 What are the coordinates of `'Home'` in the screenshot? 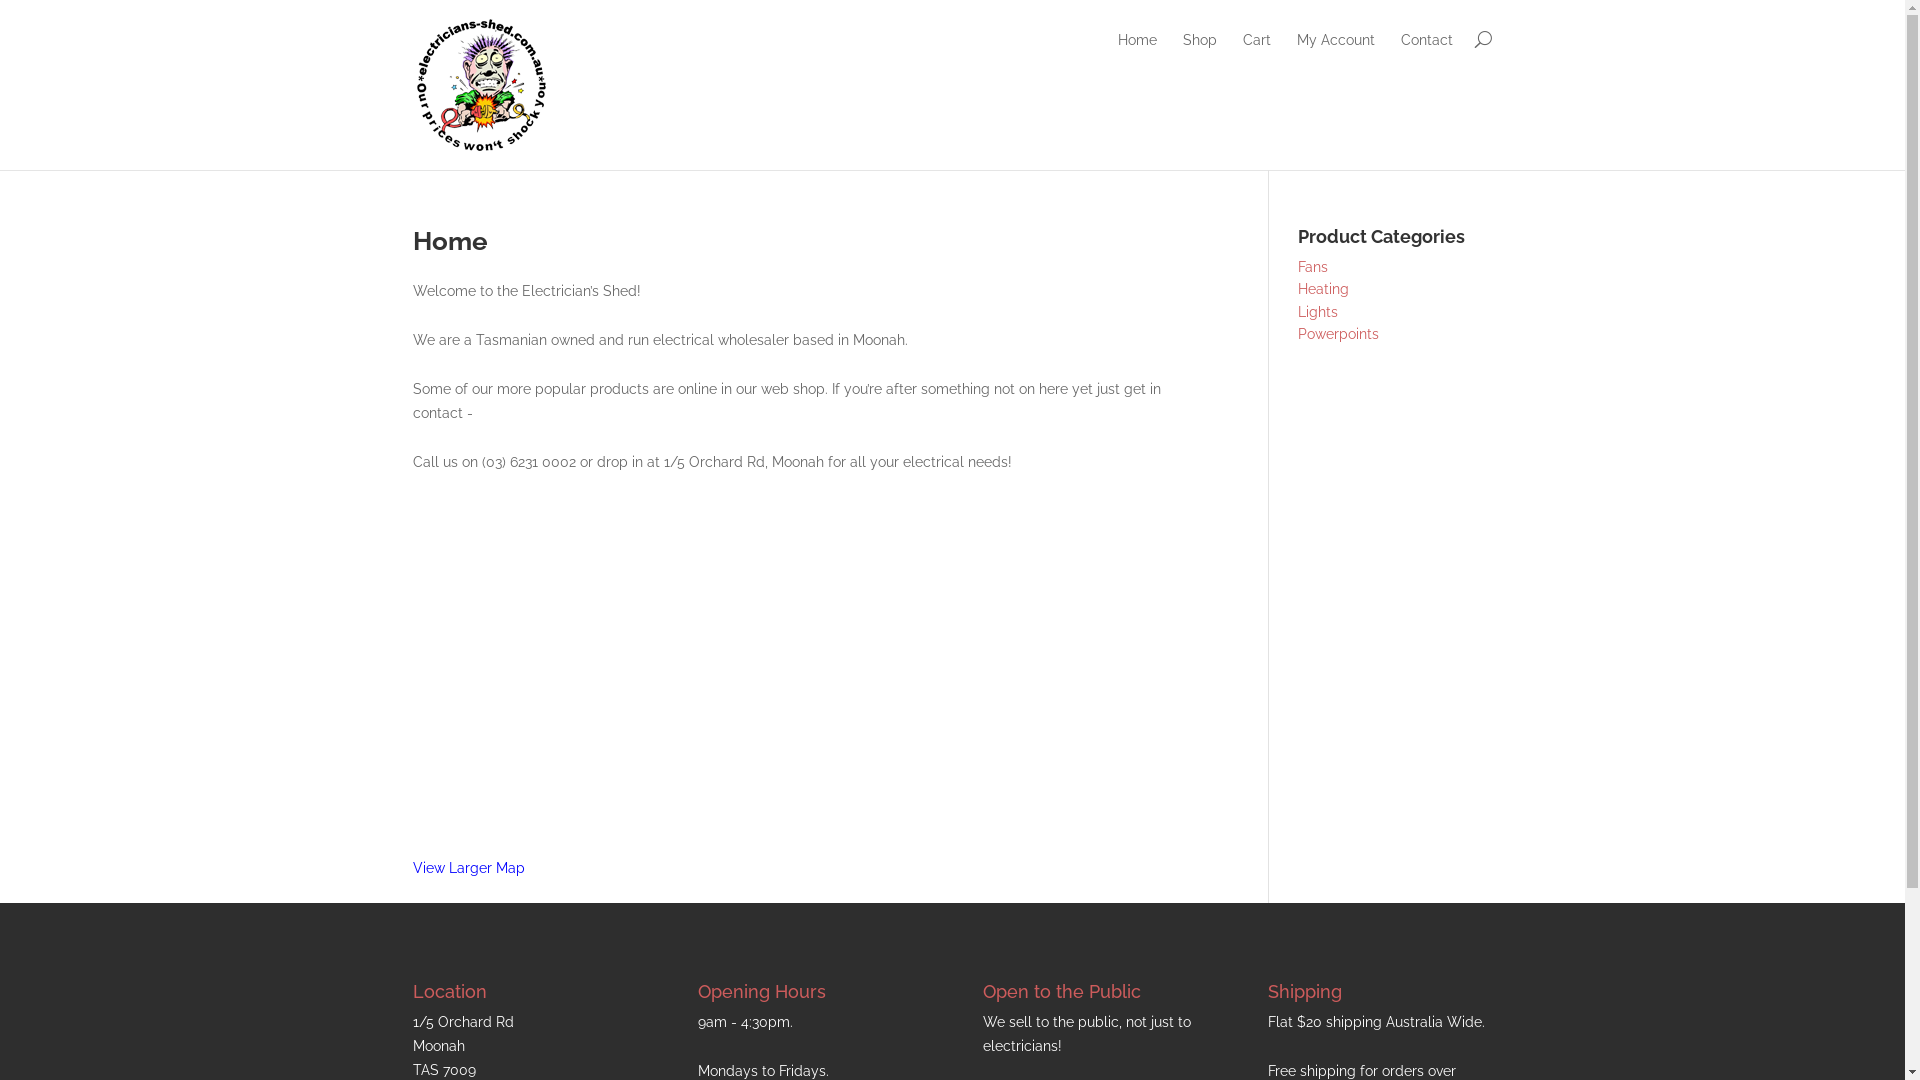 It's located at (1137, 53).